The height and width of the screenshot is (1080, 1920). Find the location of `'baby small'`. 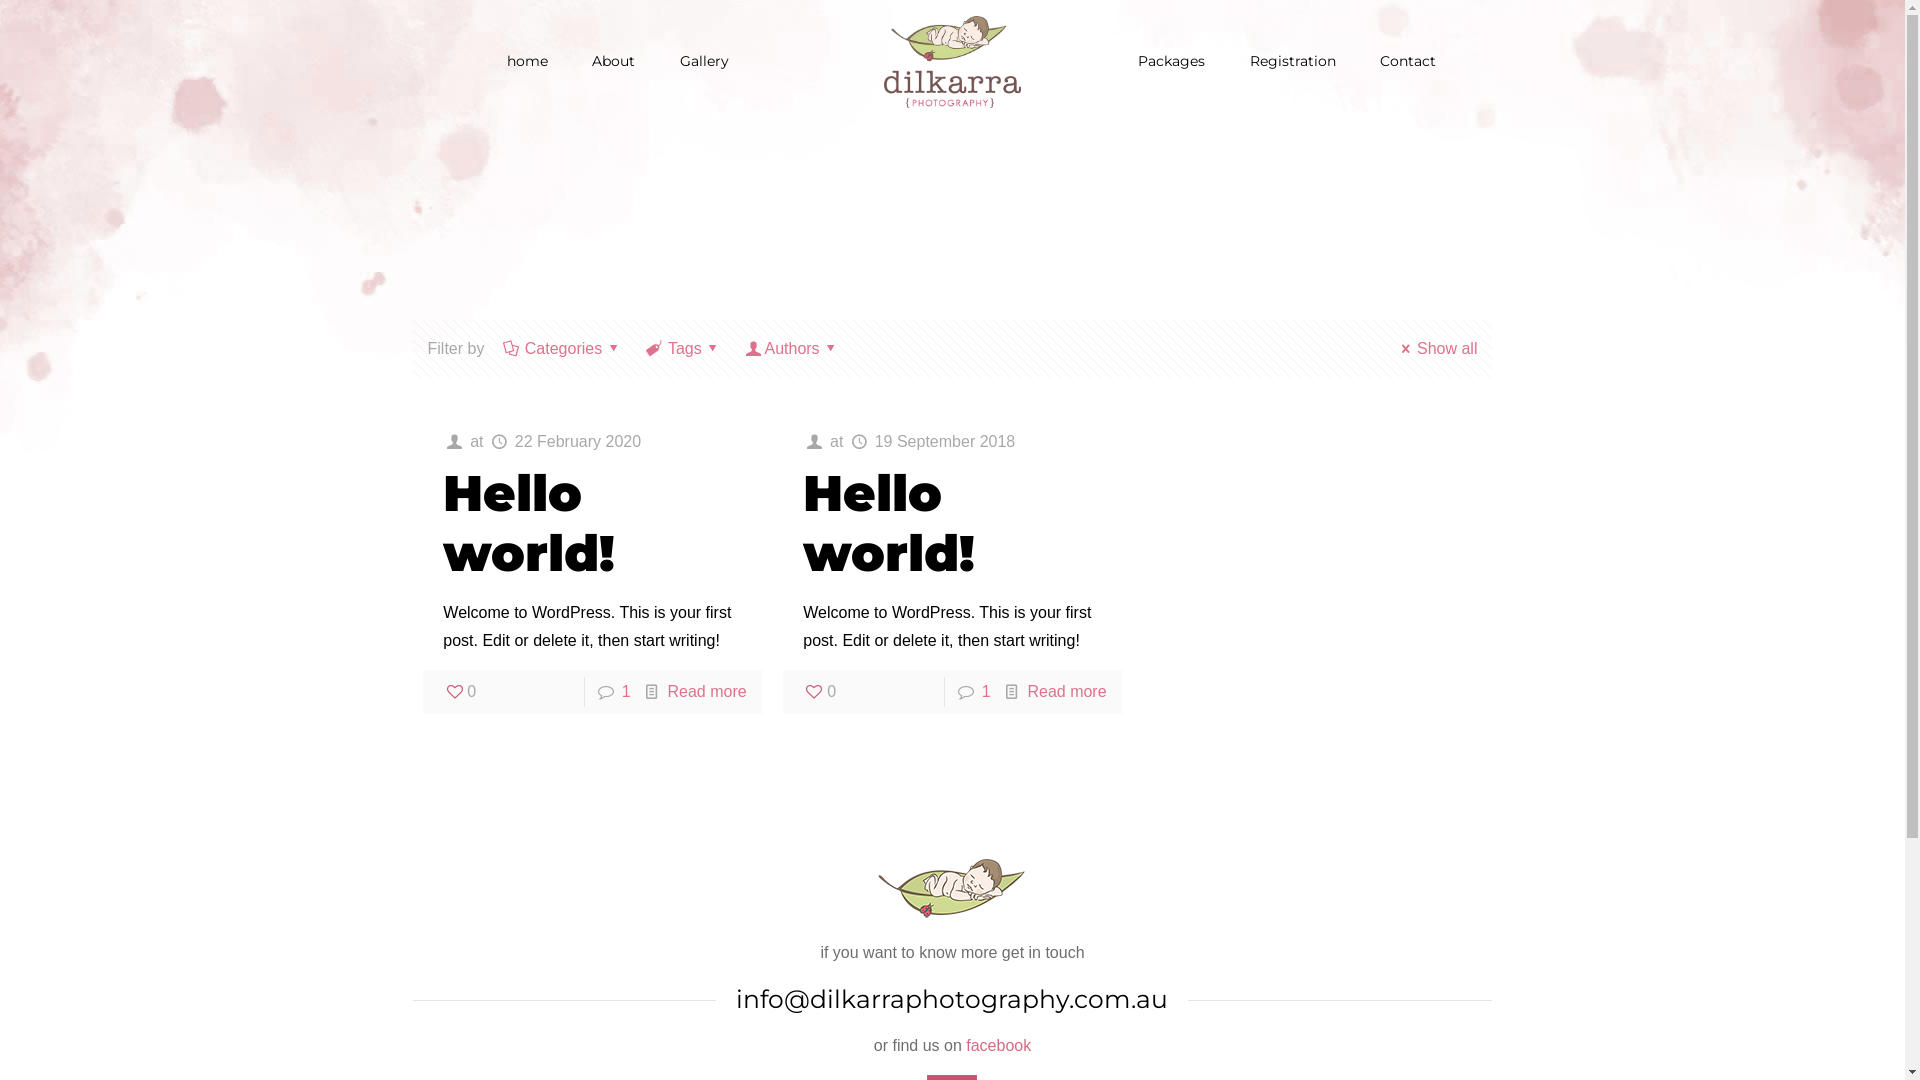

'baby small' is located at coordinates (877, 887).